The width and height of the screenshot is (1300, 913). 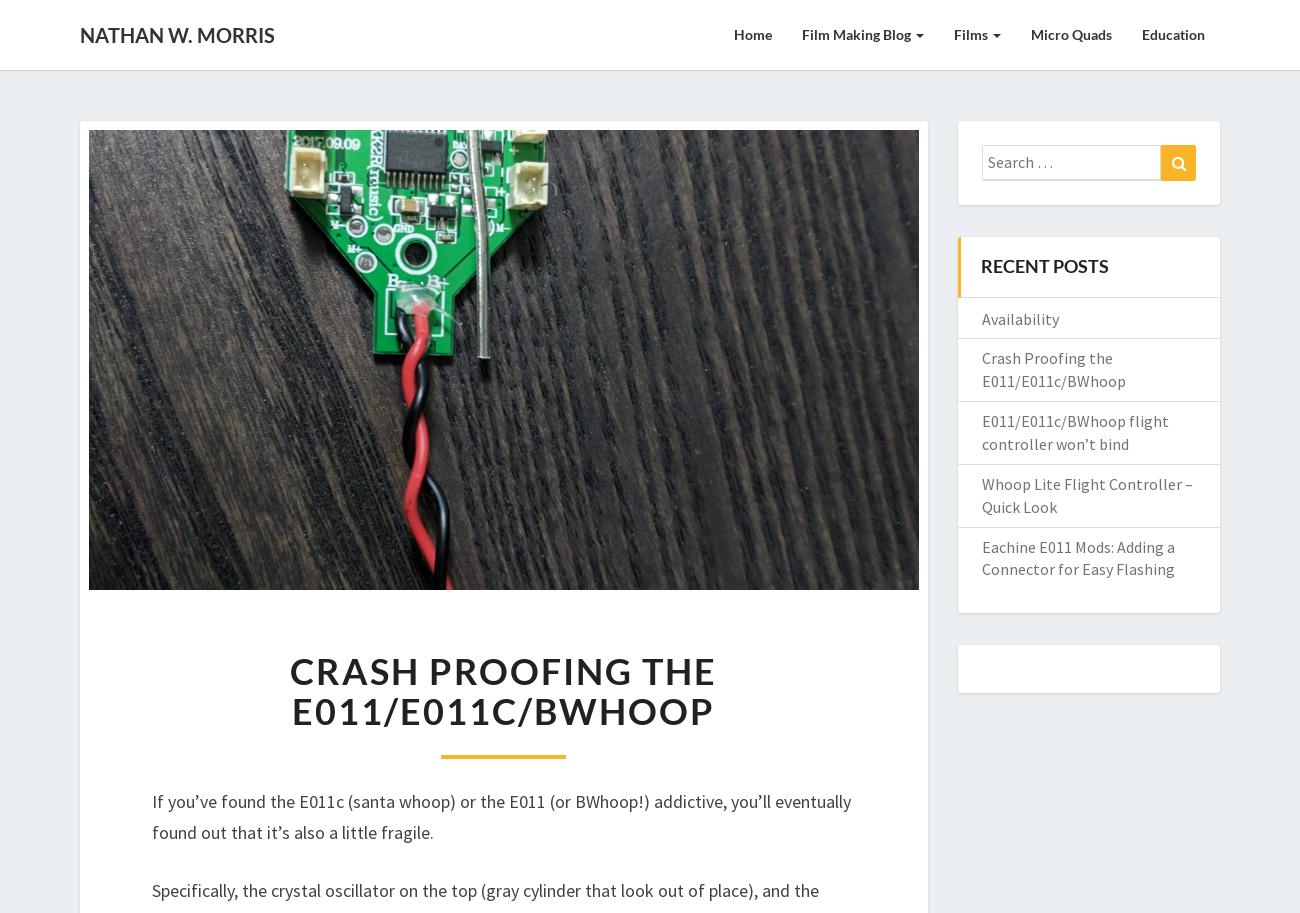 I want to click on 'Recent Posts', so click(x=1044, y=265).